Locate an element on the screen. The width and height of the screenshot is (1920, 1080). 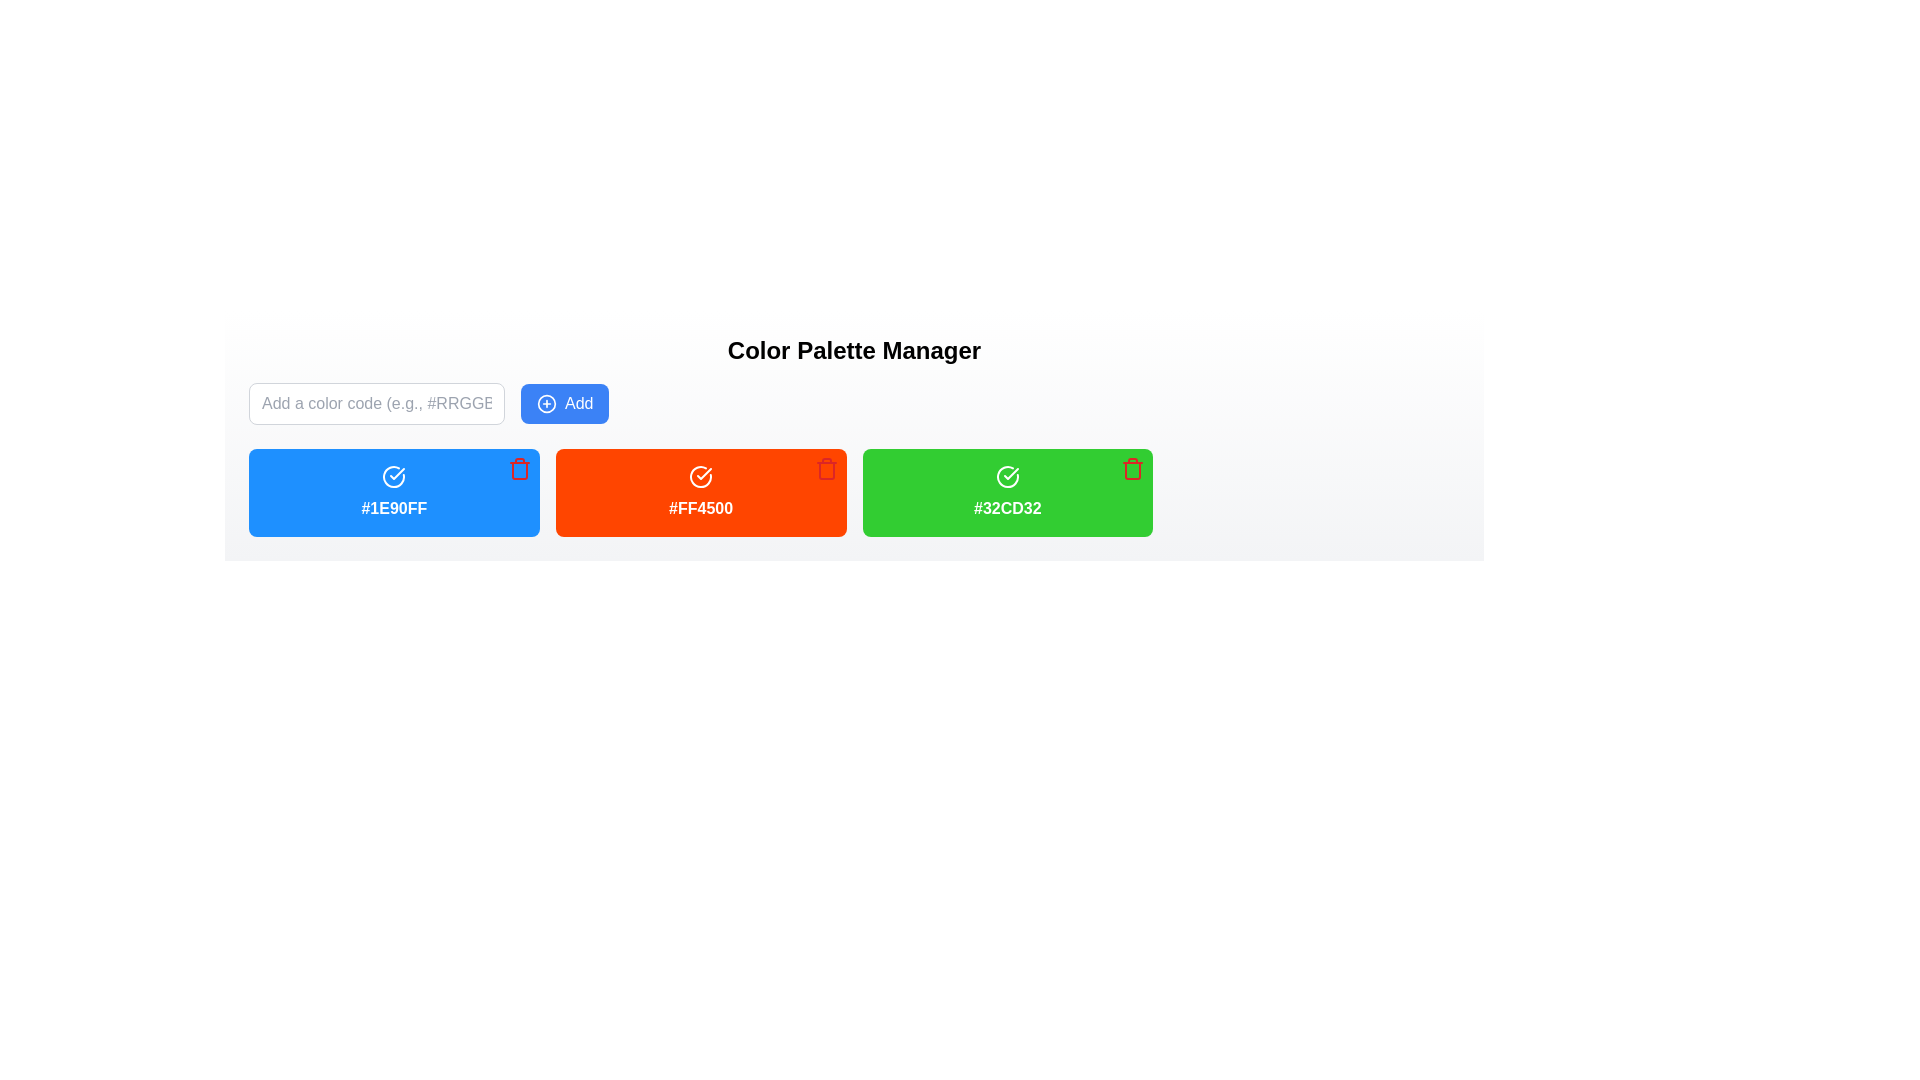
the checkmark icon located in the top-left corner of the blue section labeled '#1E90FF', which is represented as a fine-line style graphic inside a circular region is located at coordinates (394, 477).